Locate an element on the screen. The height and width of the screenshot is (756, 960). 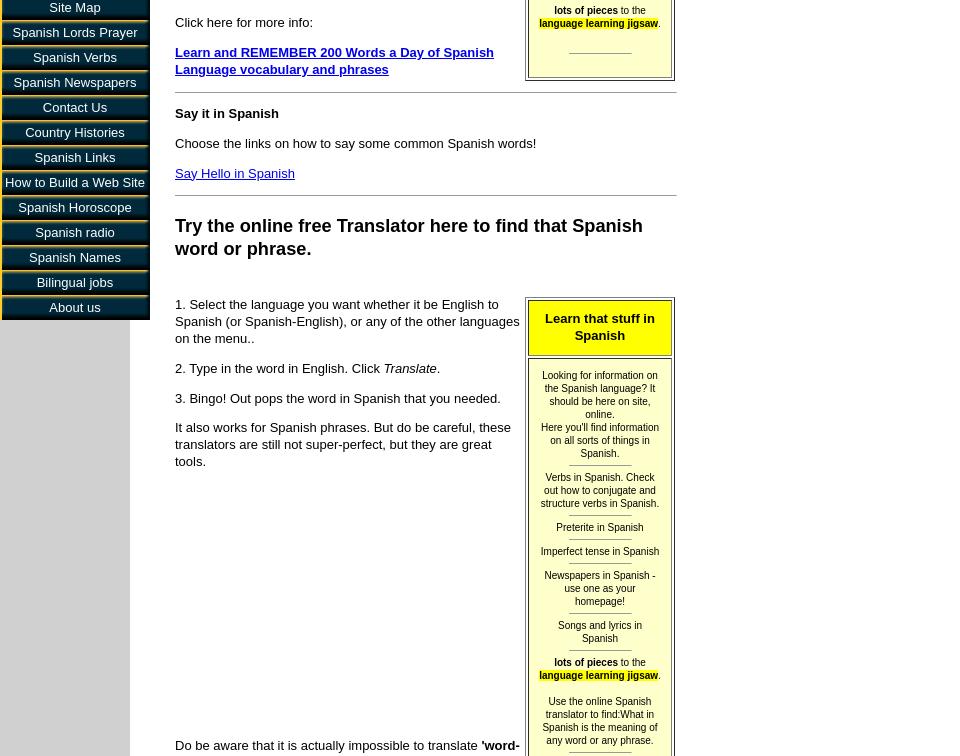
'Spanish Newspapers' is located at coordinates (74, 81).